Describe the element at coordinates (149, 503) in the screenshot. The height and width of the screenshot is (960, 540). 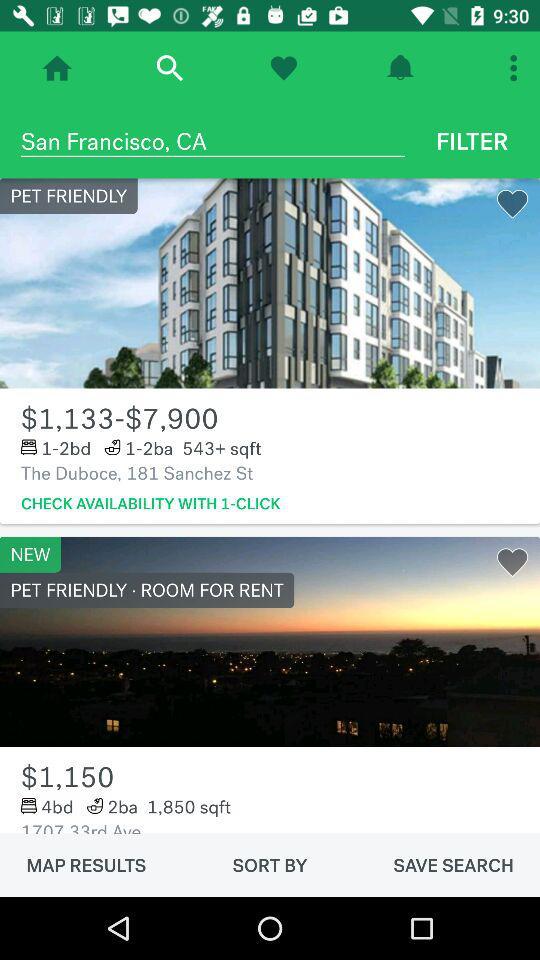
I see `check availability with item` at that location.